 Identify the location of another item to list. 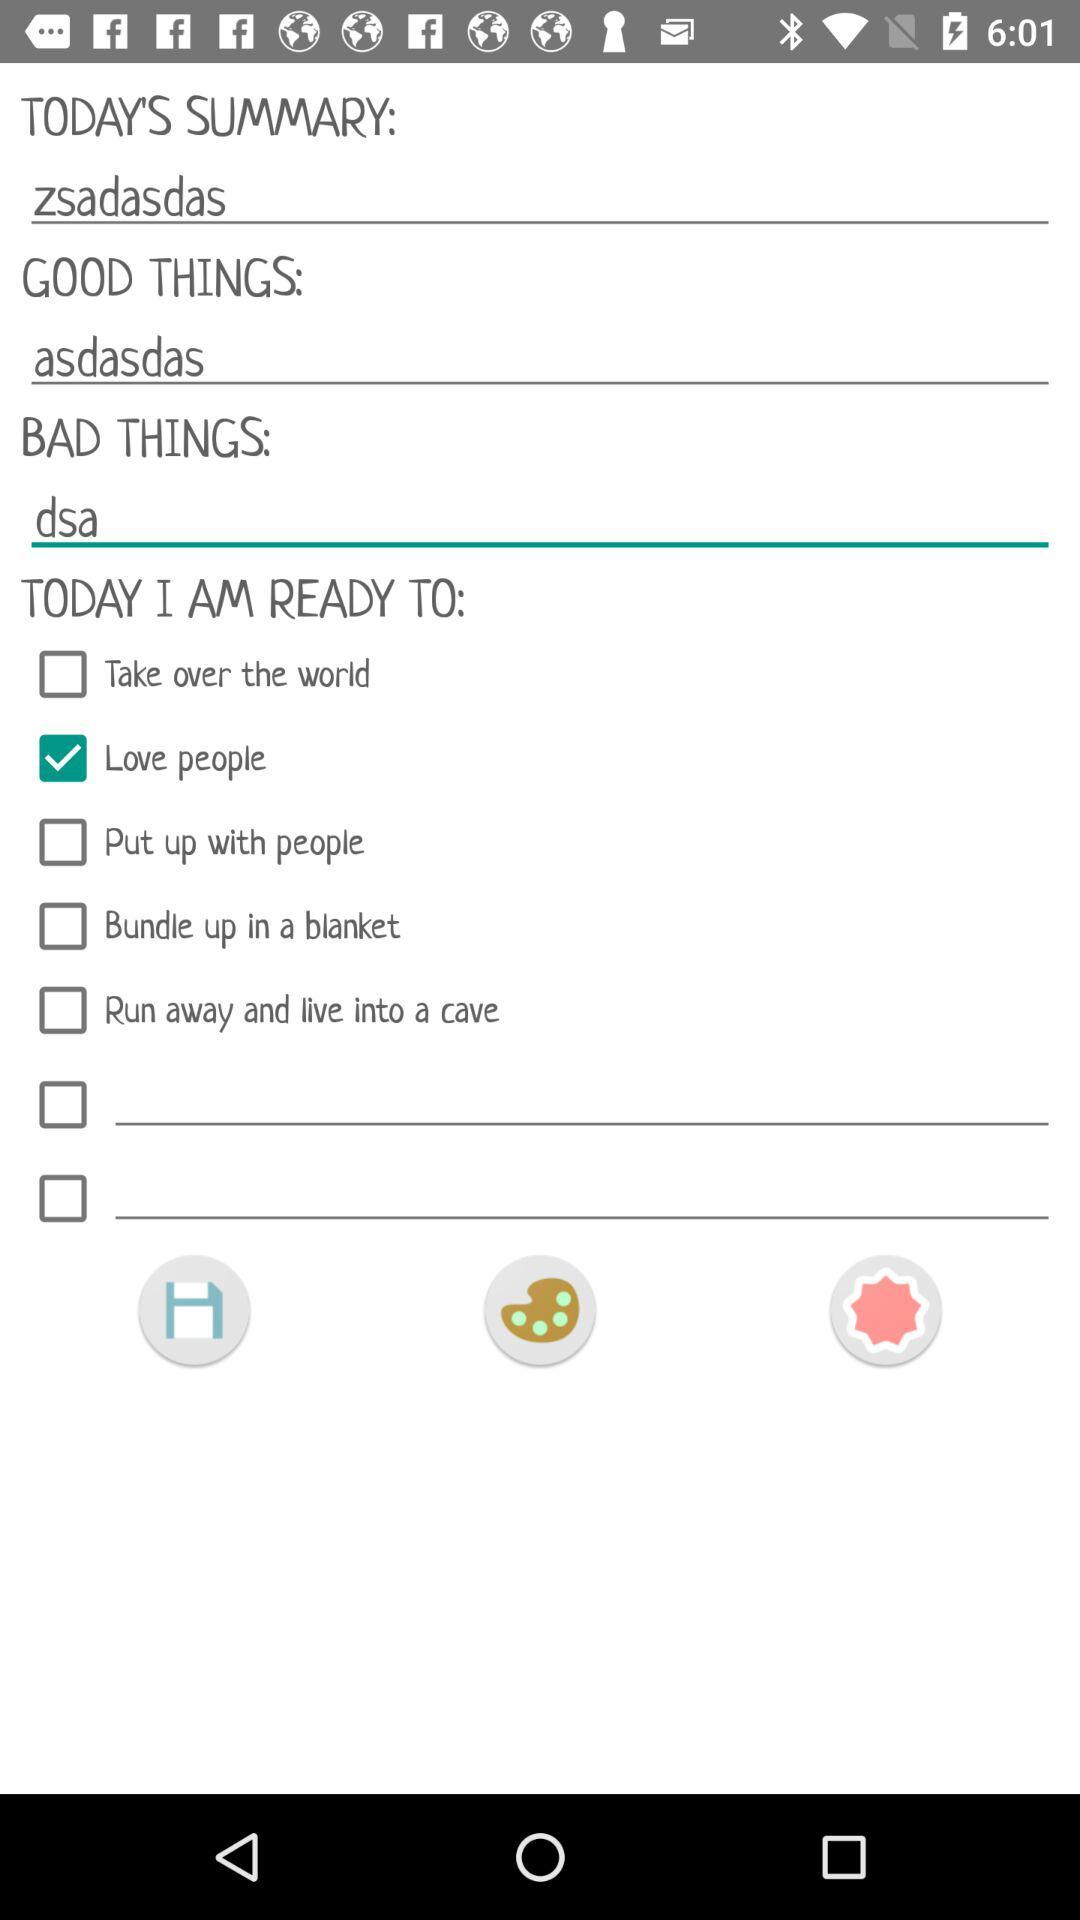
(61, 1198).